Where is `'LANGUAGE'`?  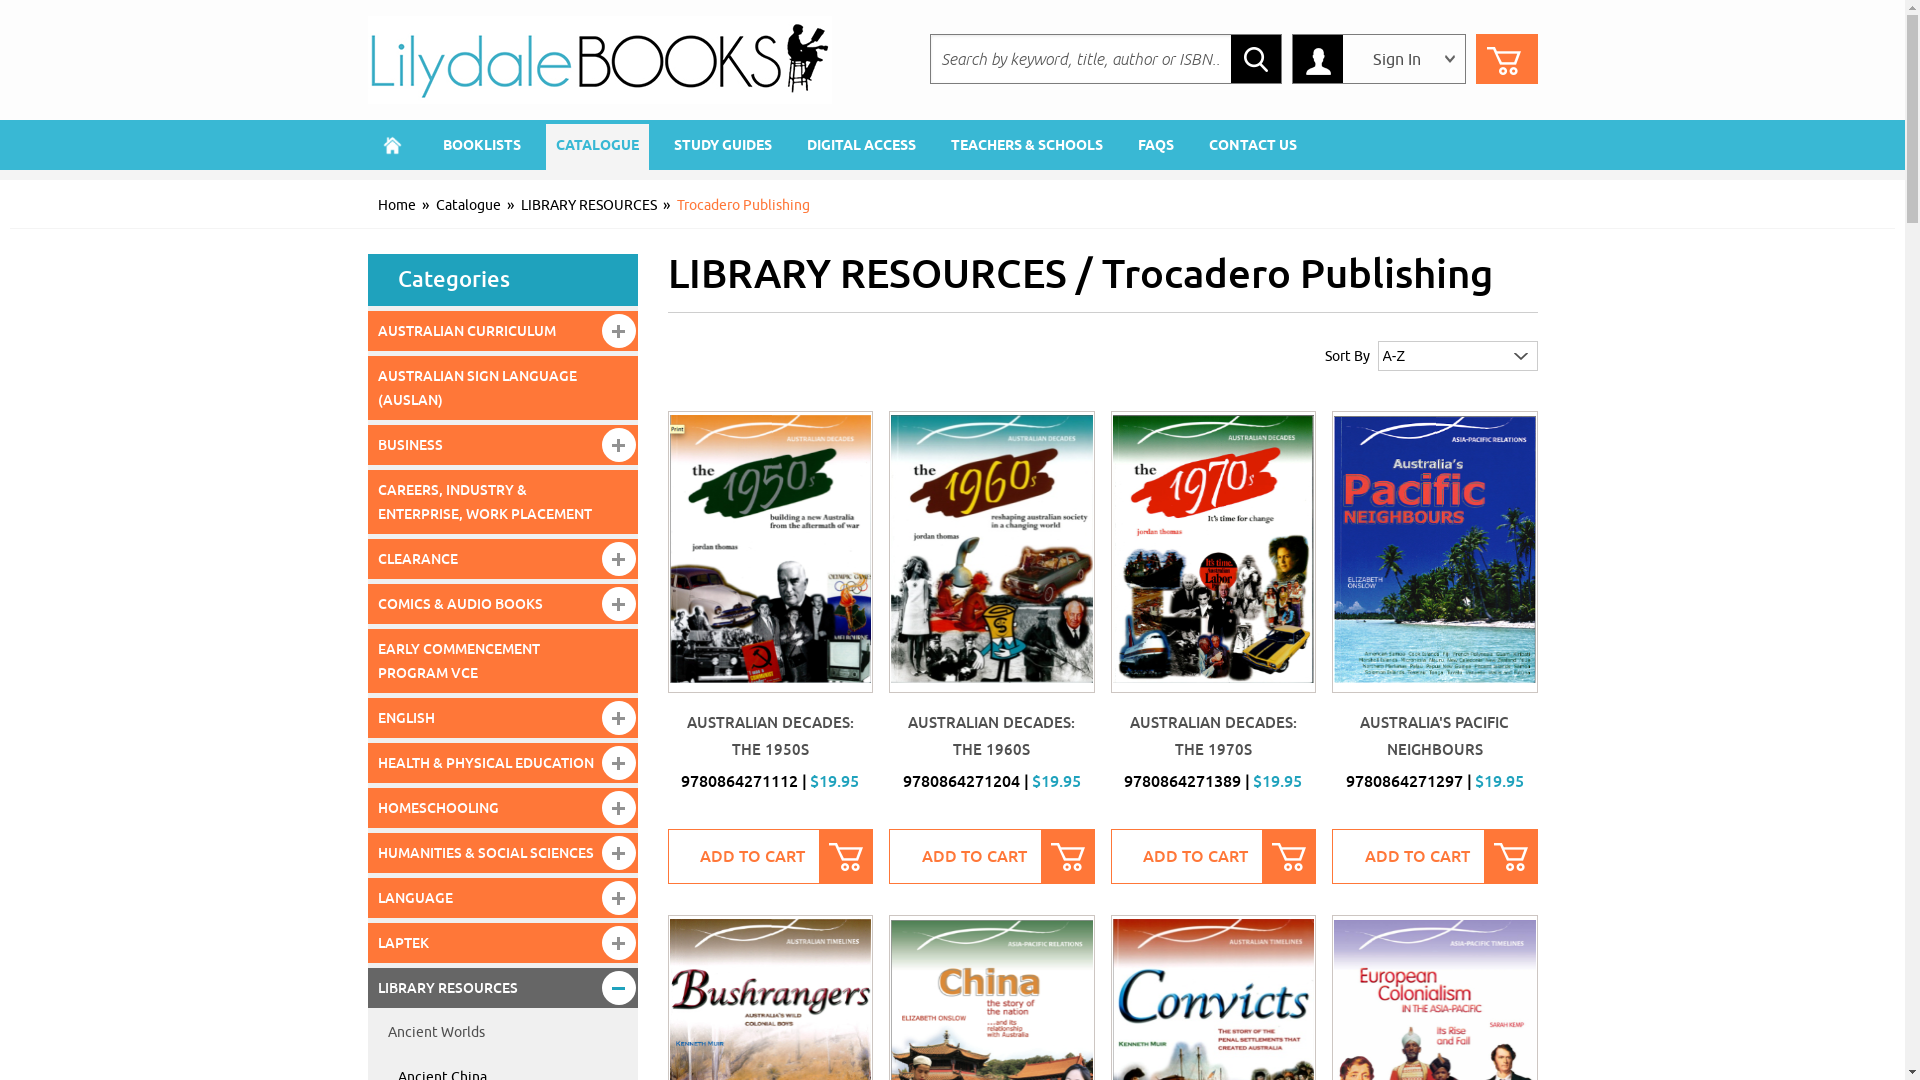 'LANGUAGE' is located at coordinates (368, 897).